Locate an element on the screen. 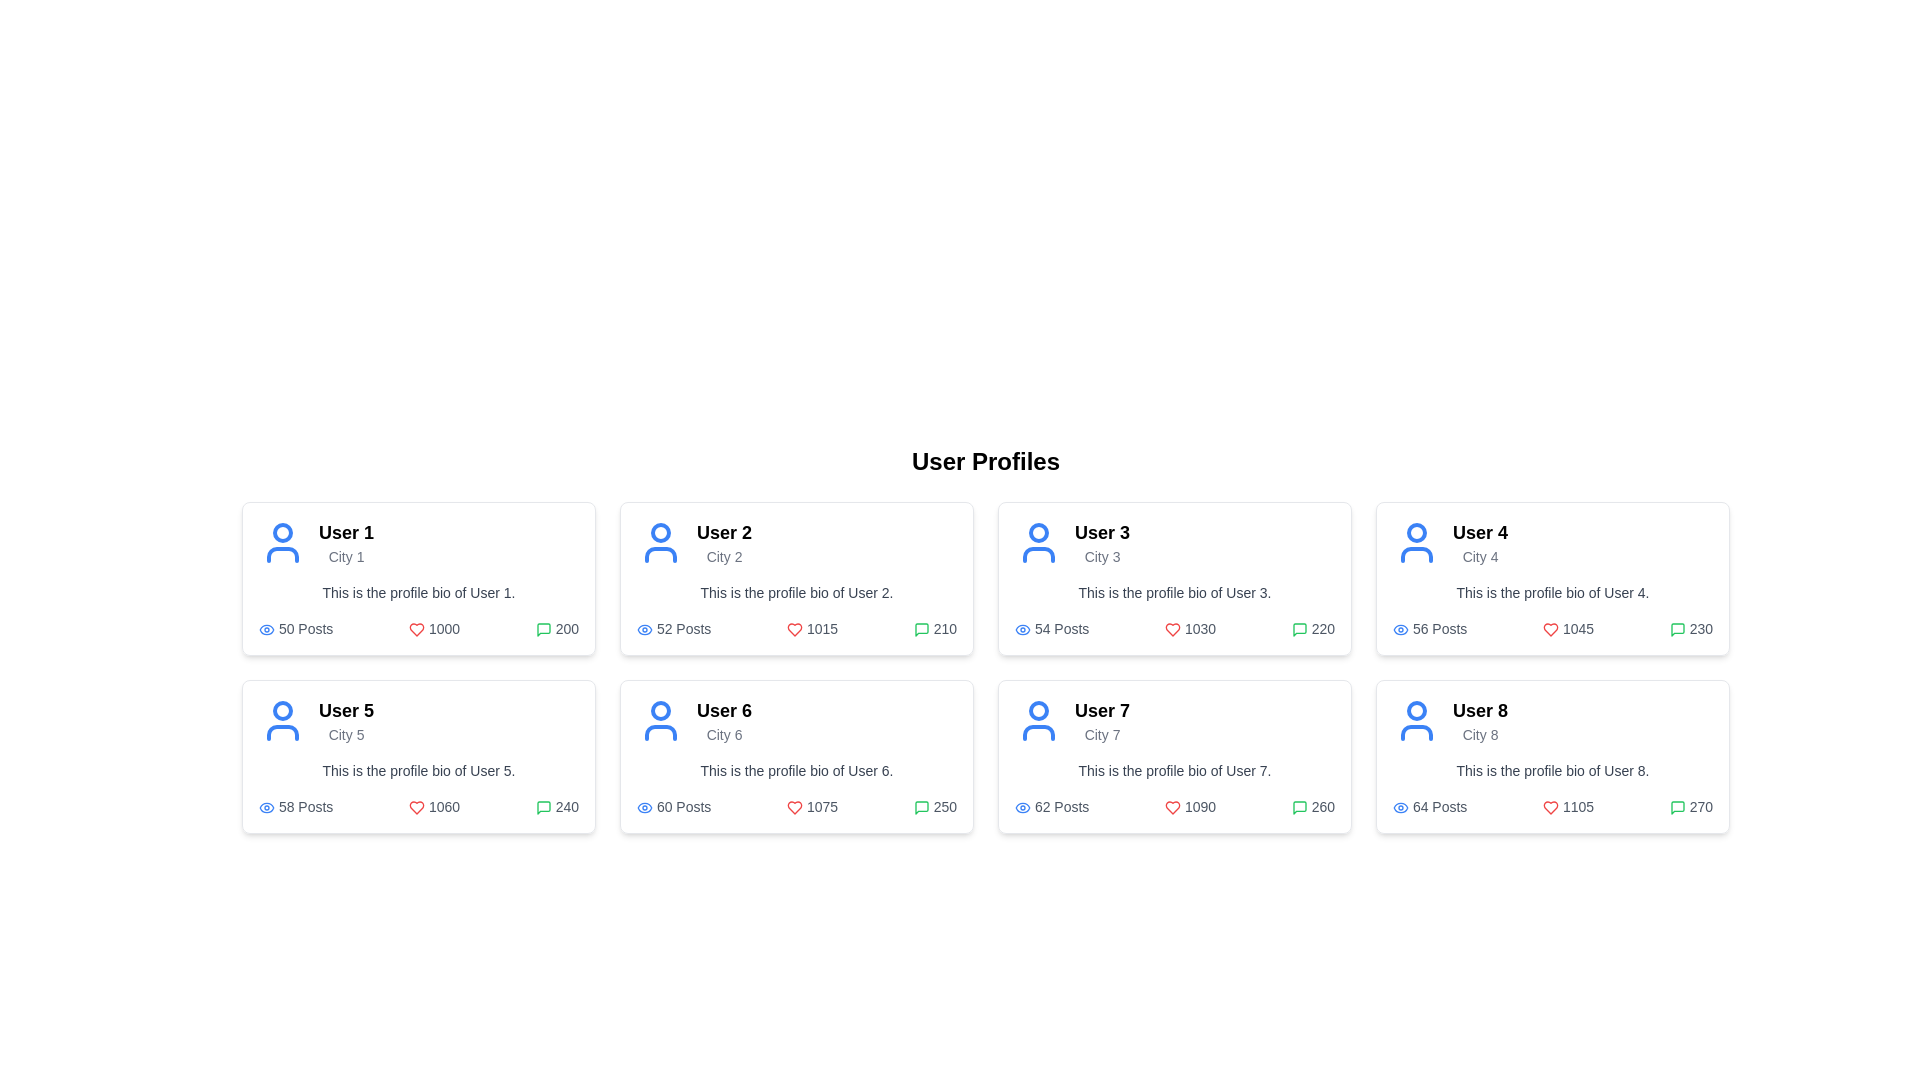  the eye-shaped icon located to the left of the text '56 Posts' in the profile card of 'User 4' is located at coordinates (1400, 628).